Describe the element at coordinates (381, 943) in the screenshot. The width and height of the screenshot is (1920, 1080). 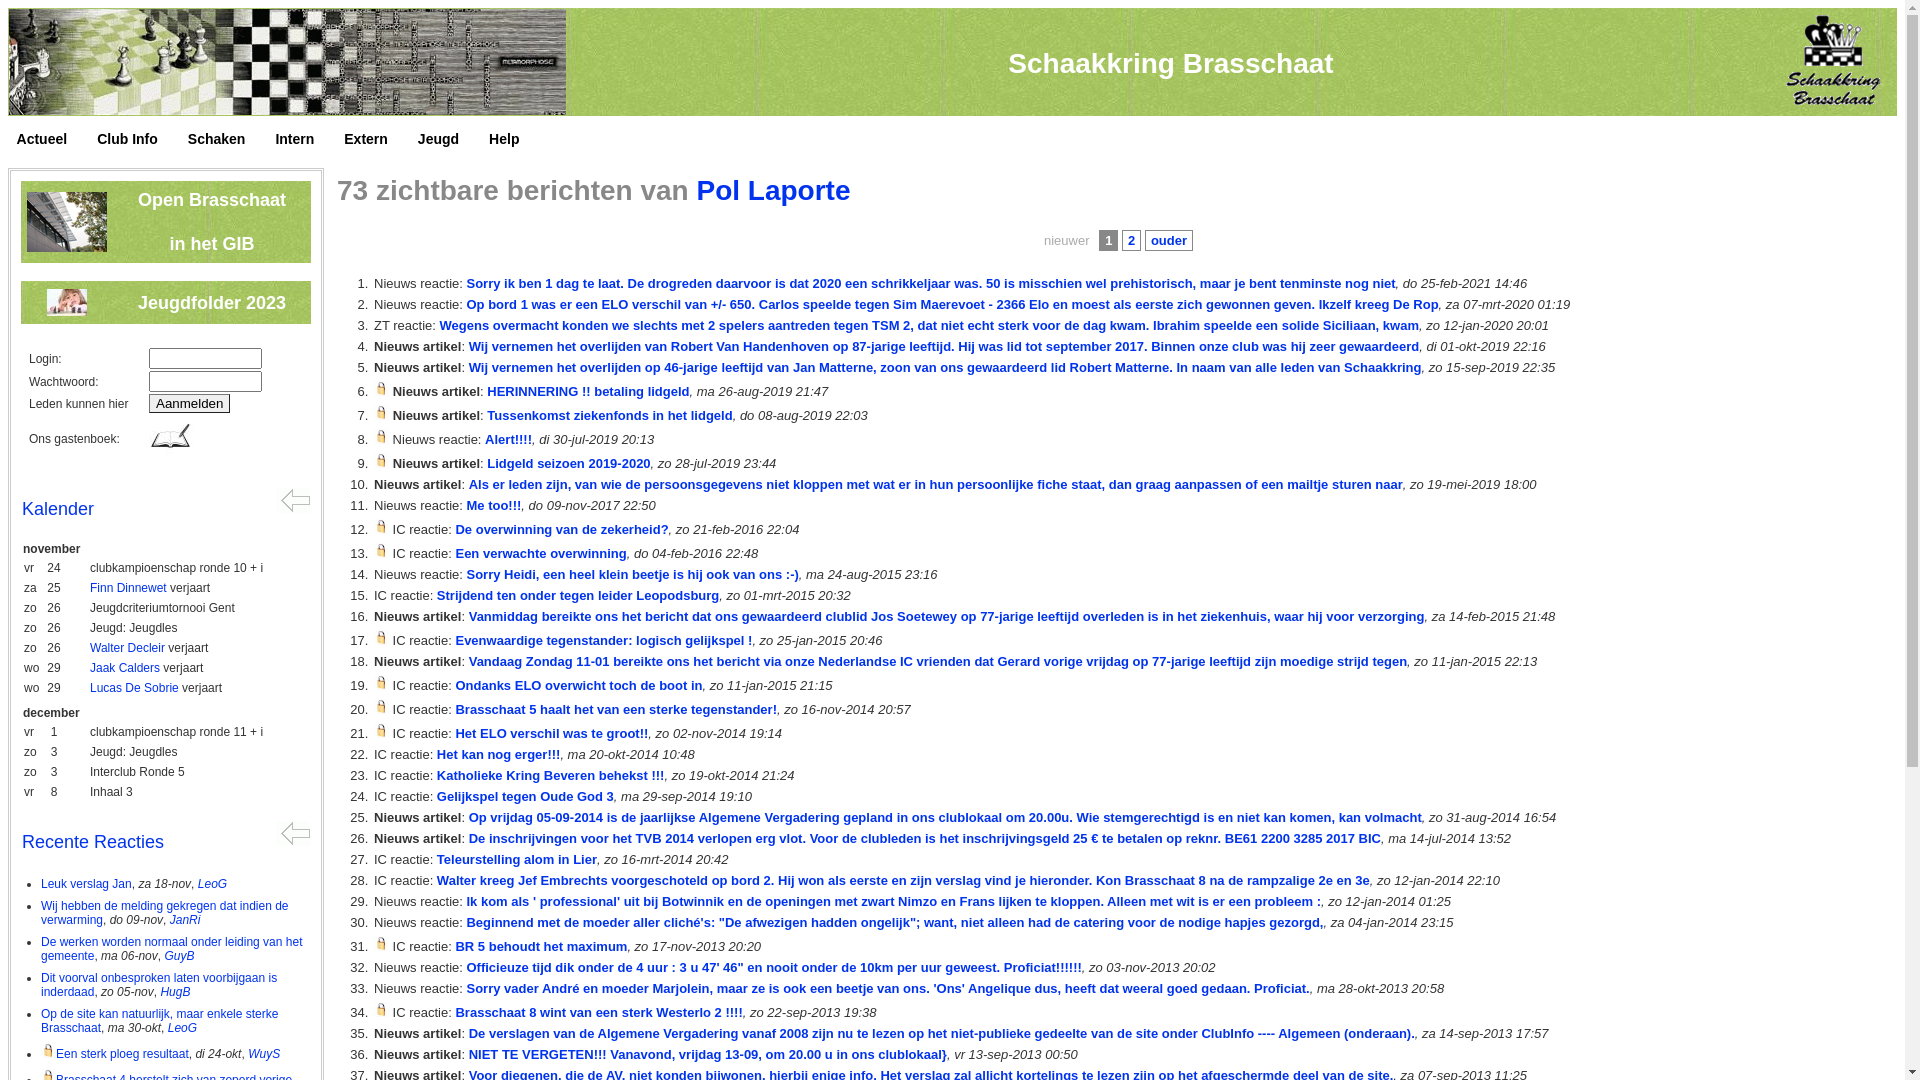
I see `'Enkel zichtbaar voor clubleden'` at that location.